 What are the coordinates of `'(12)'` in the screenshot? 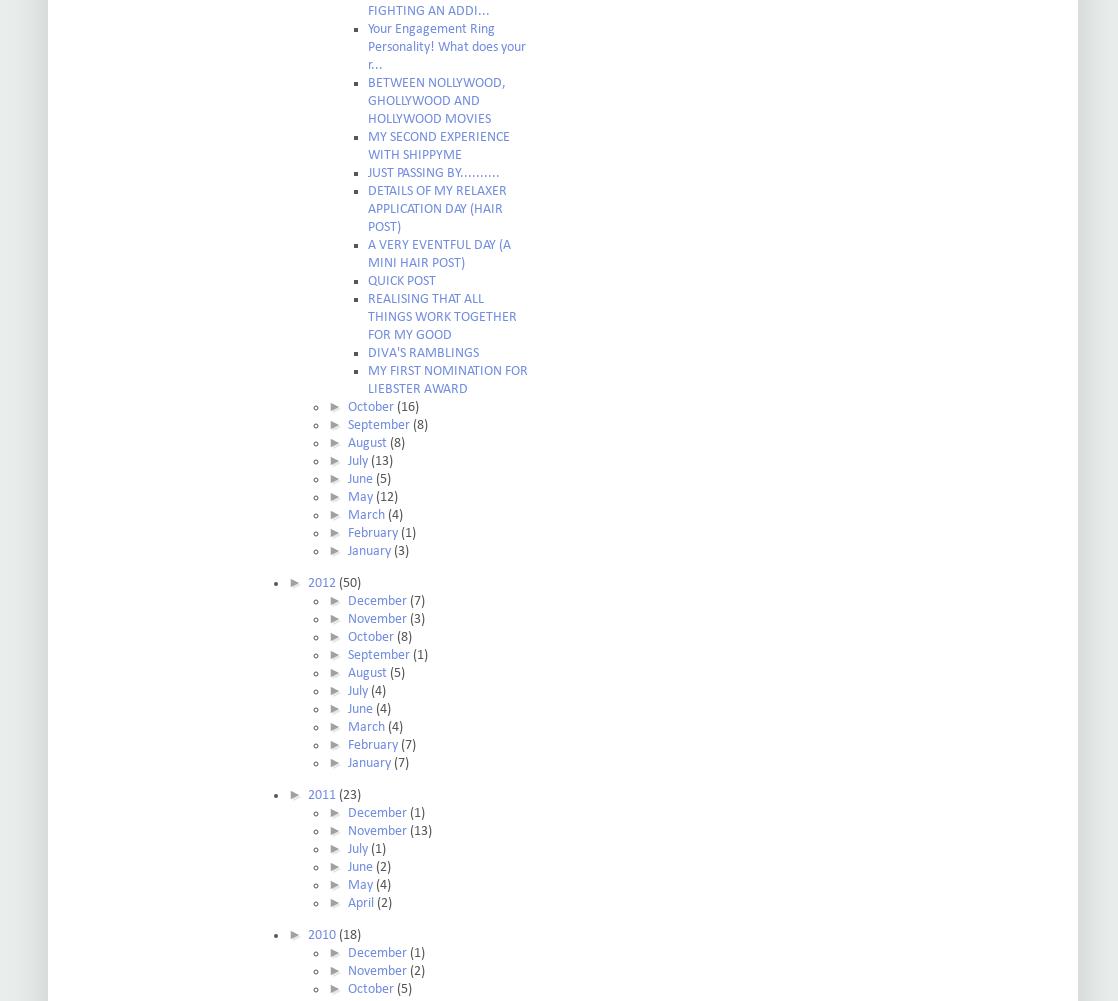 It's located at (385, 497).